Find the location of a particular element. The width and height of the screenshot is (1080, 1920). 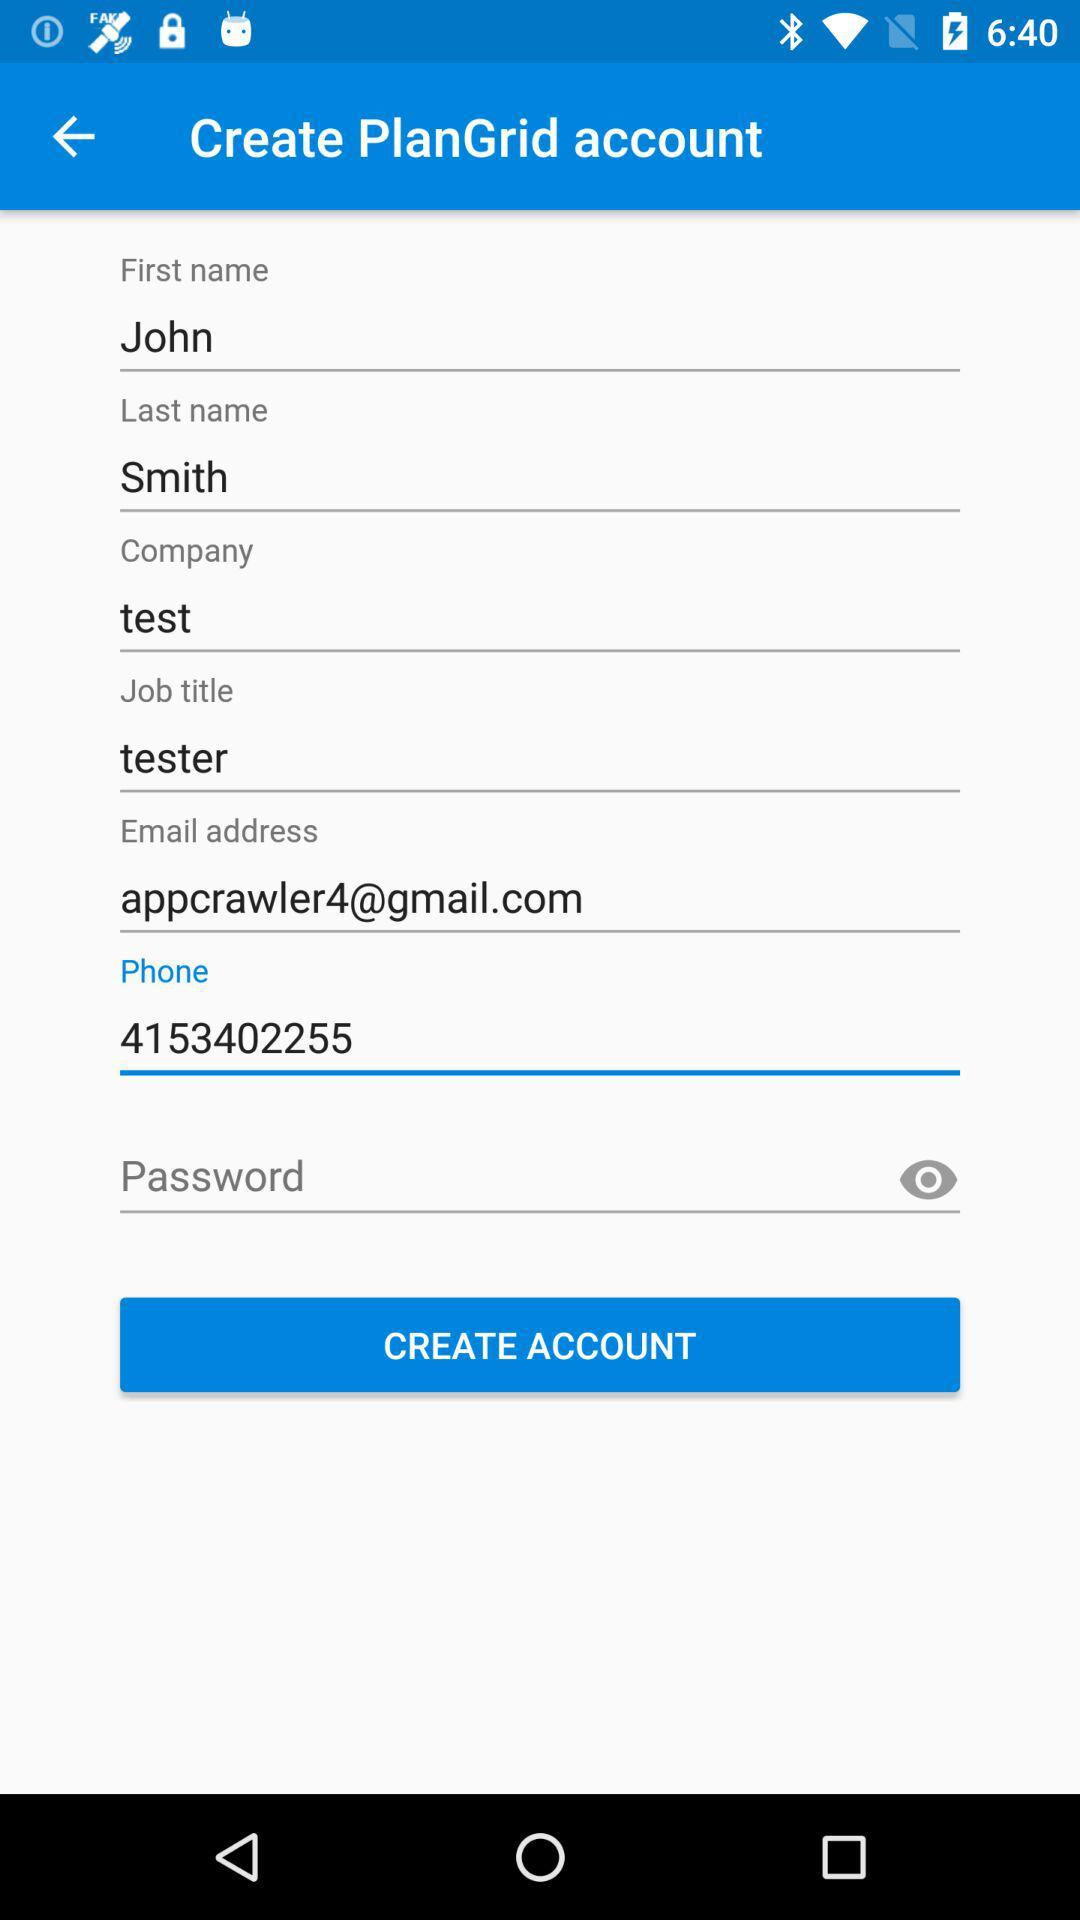

the tester icon is located at coordinates (540, 756).